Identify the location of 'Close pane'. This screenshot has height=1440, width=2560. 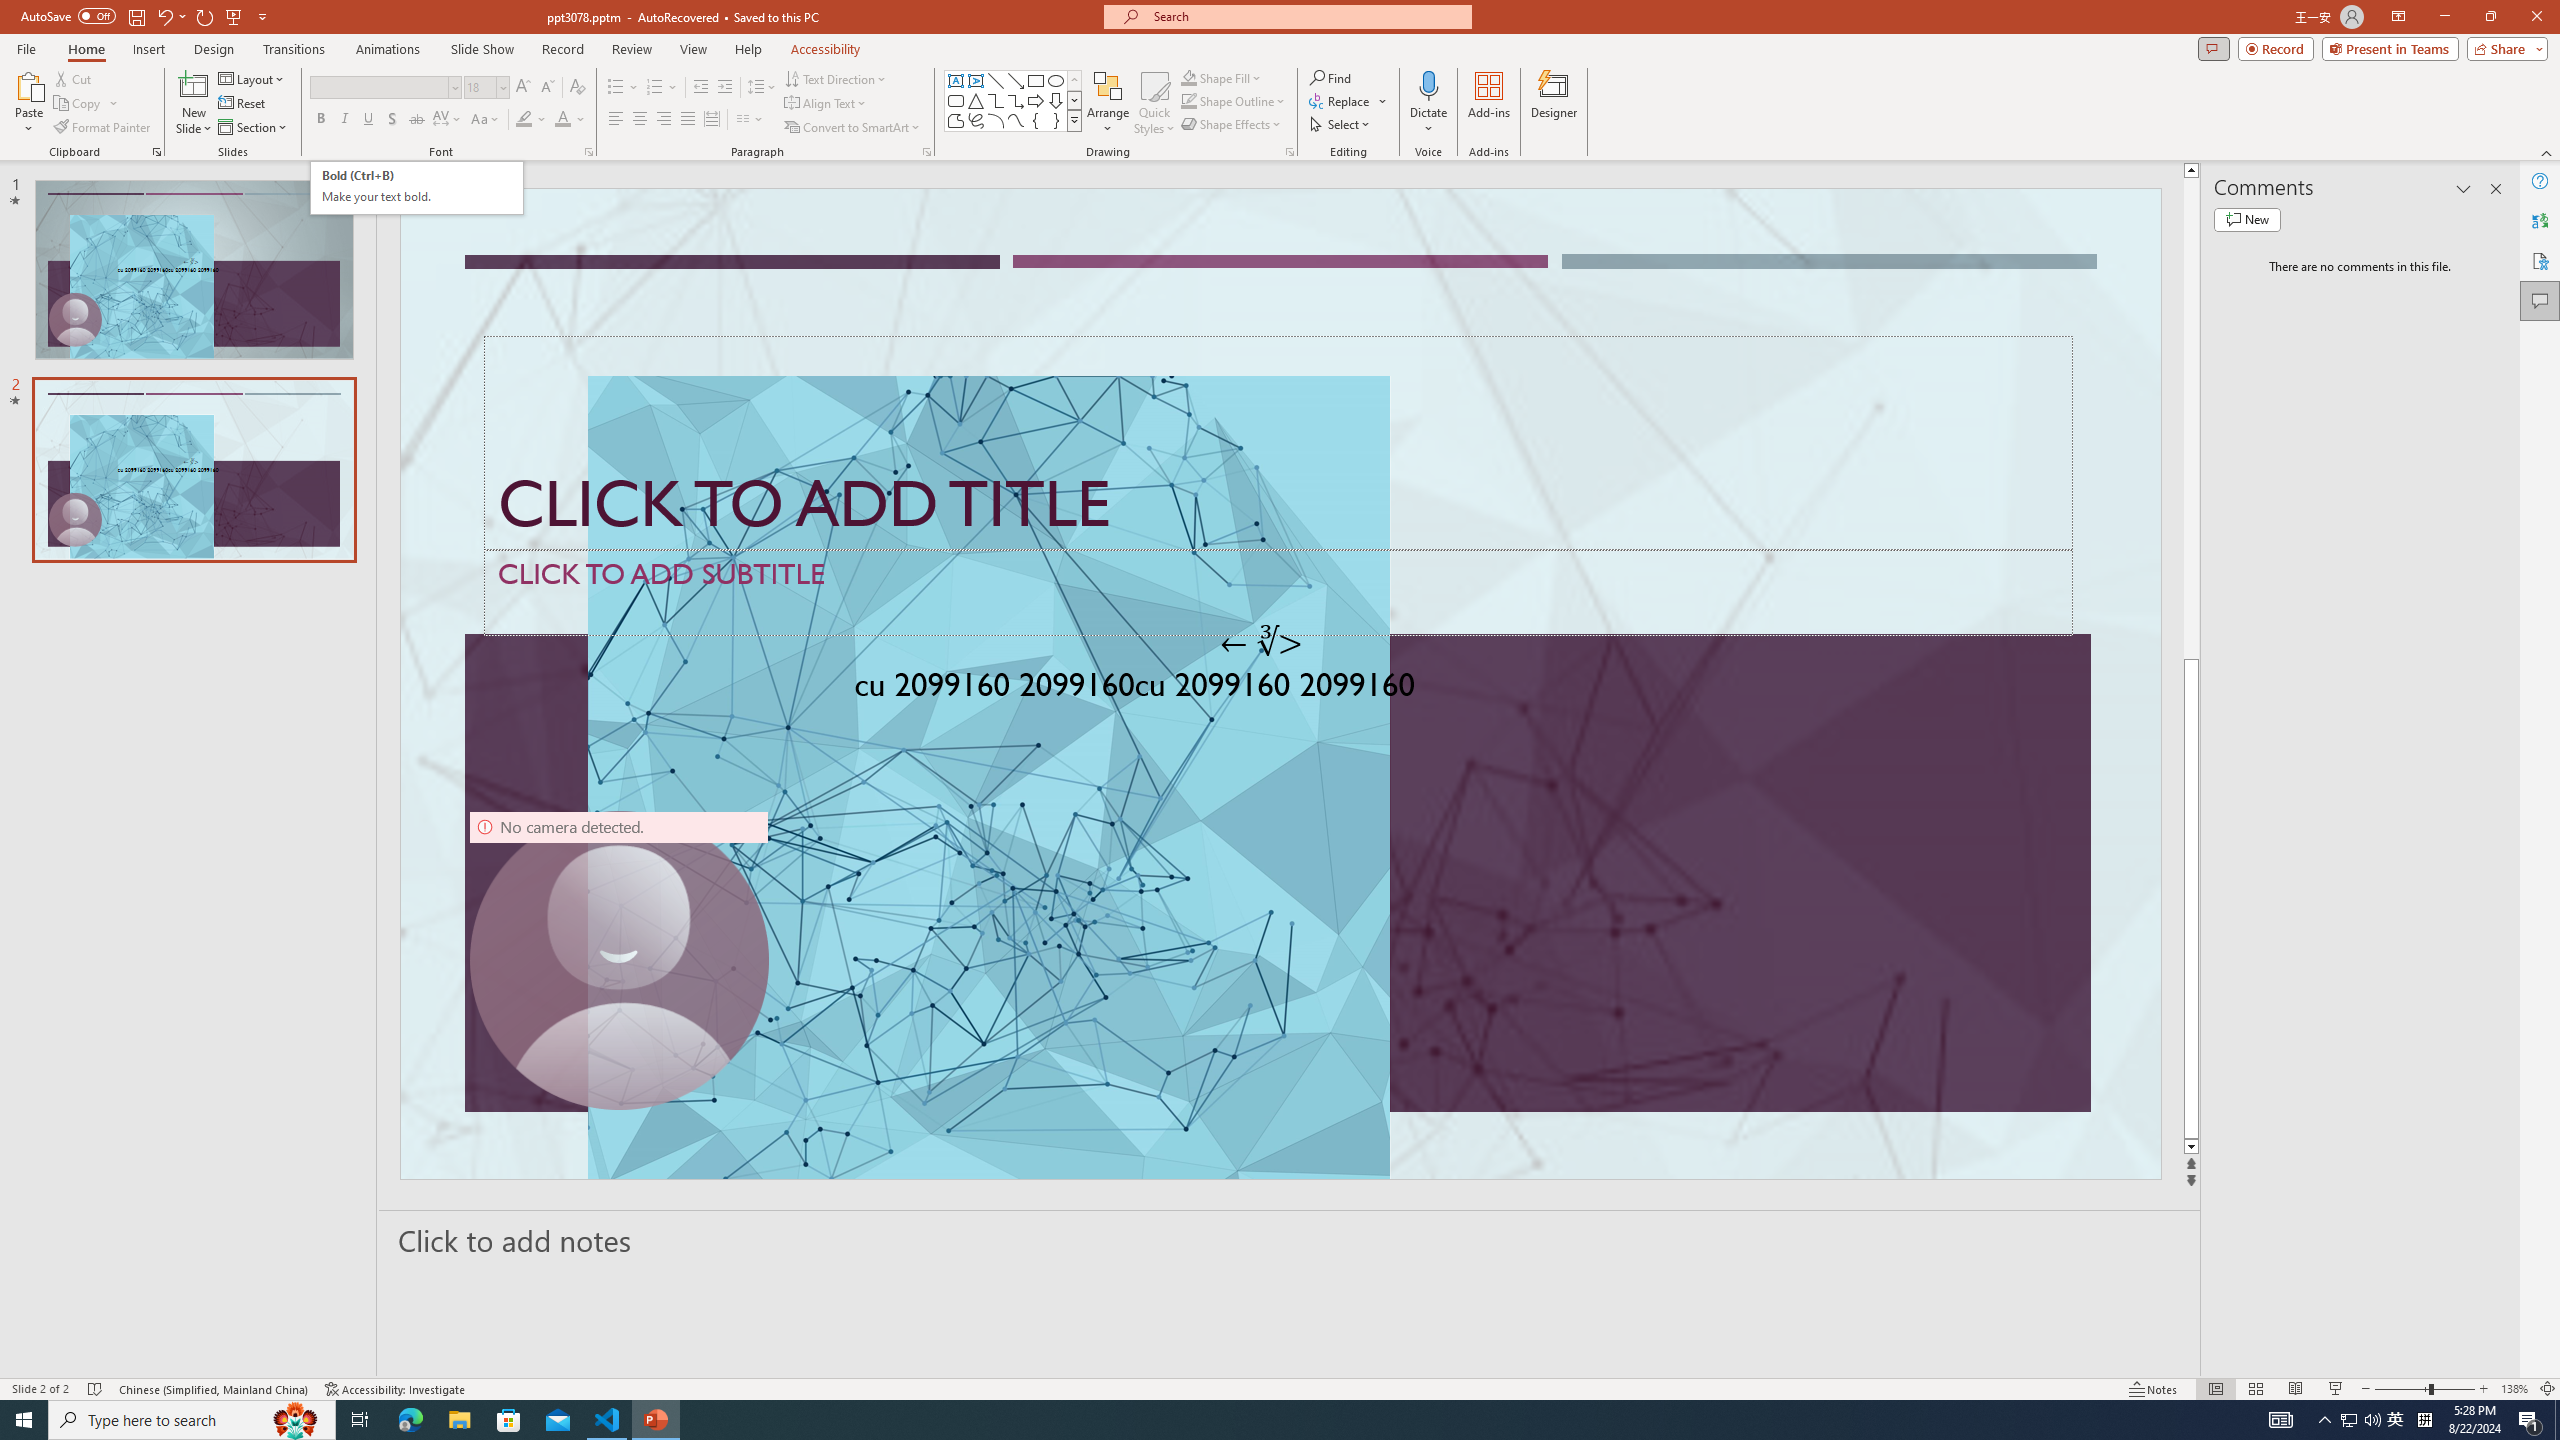
(2495, 188).